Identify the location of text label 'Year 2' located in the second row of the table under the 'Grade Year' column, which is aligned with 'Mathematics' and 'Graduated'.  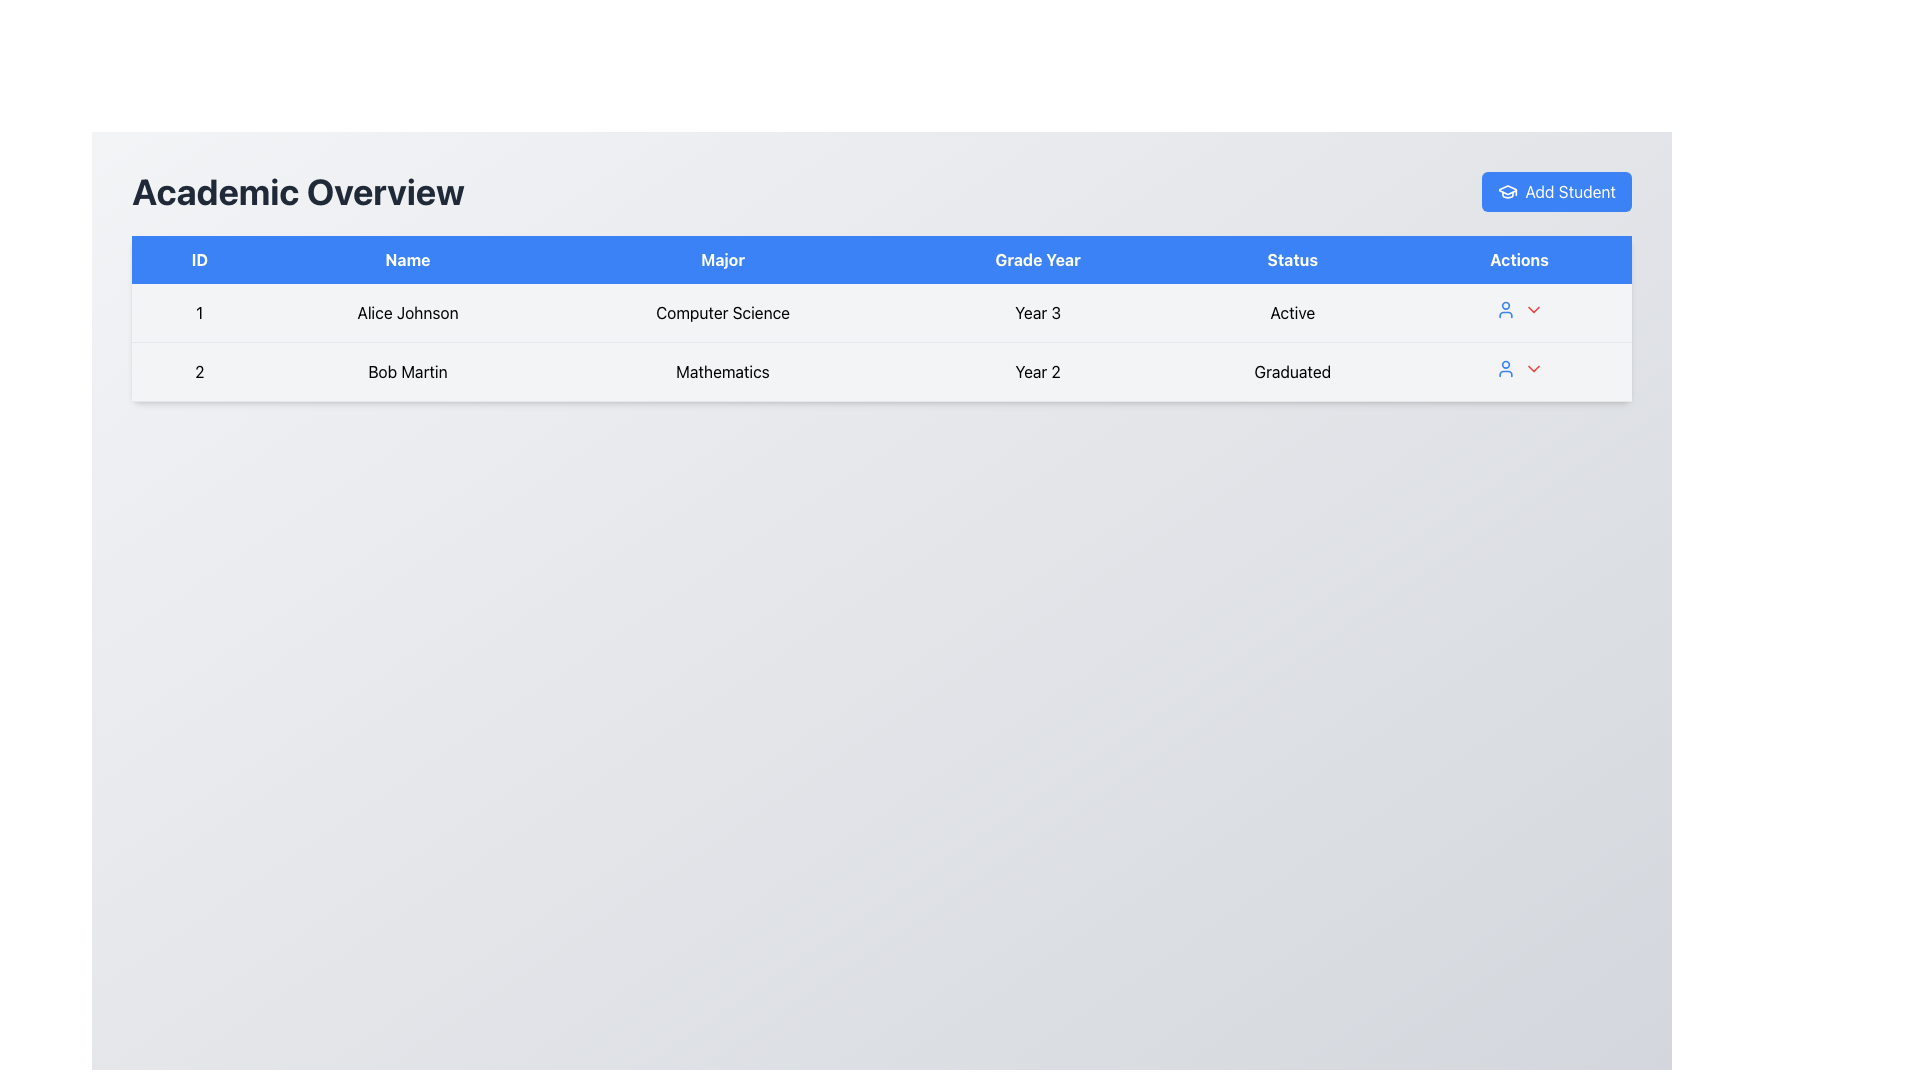
(1038, 371).